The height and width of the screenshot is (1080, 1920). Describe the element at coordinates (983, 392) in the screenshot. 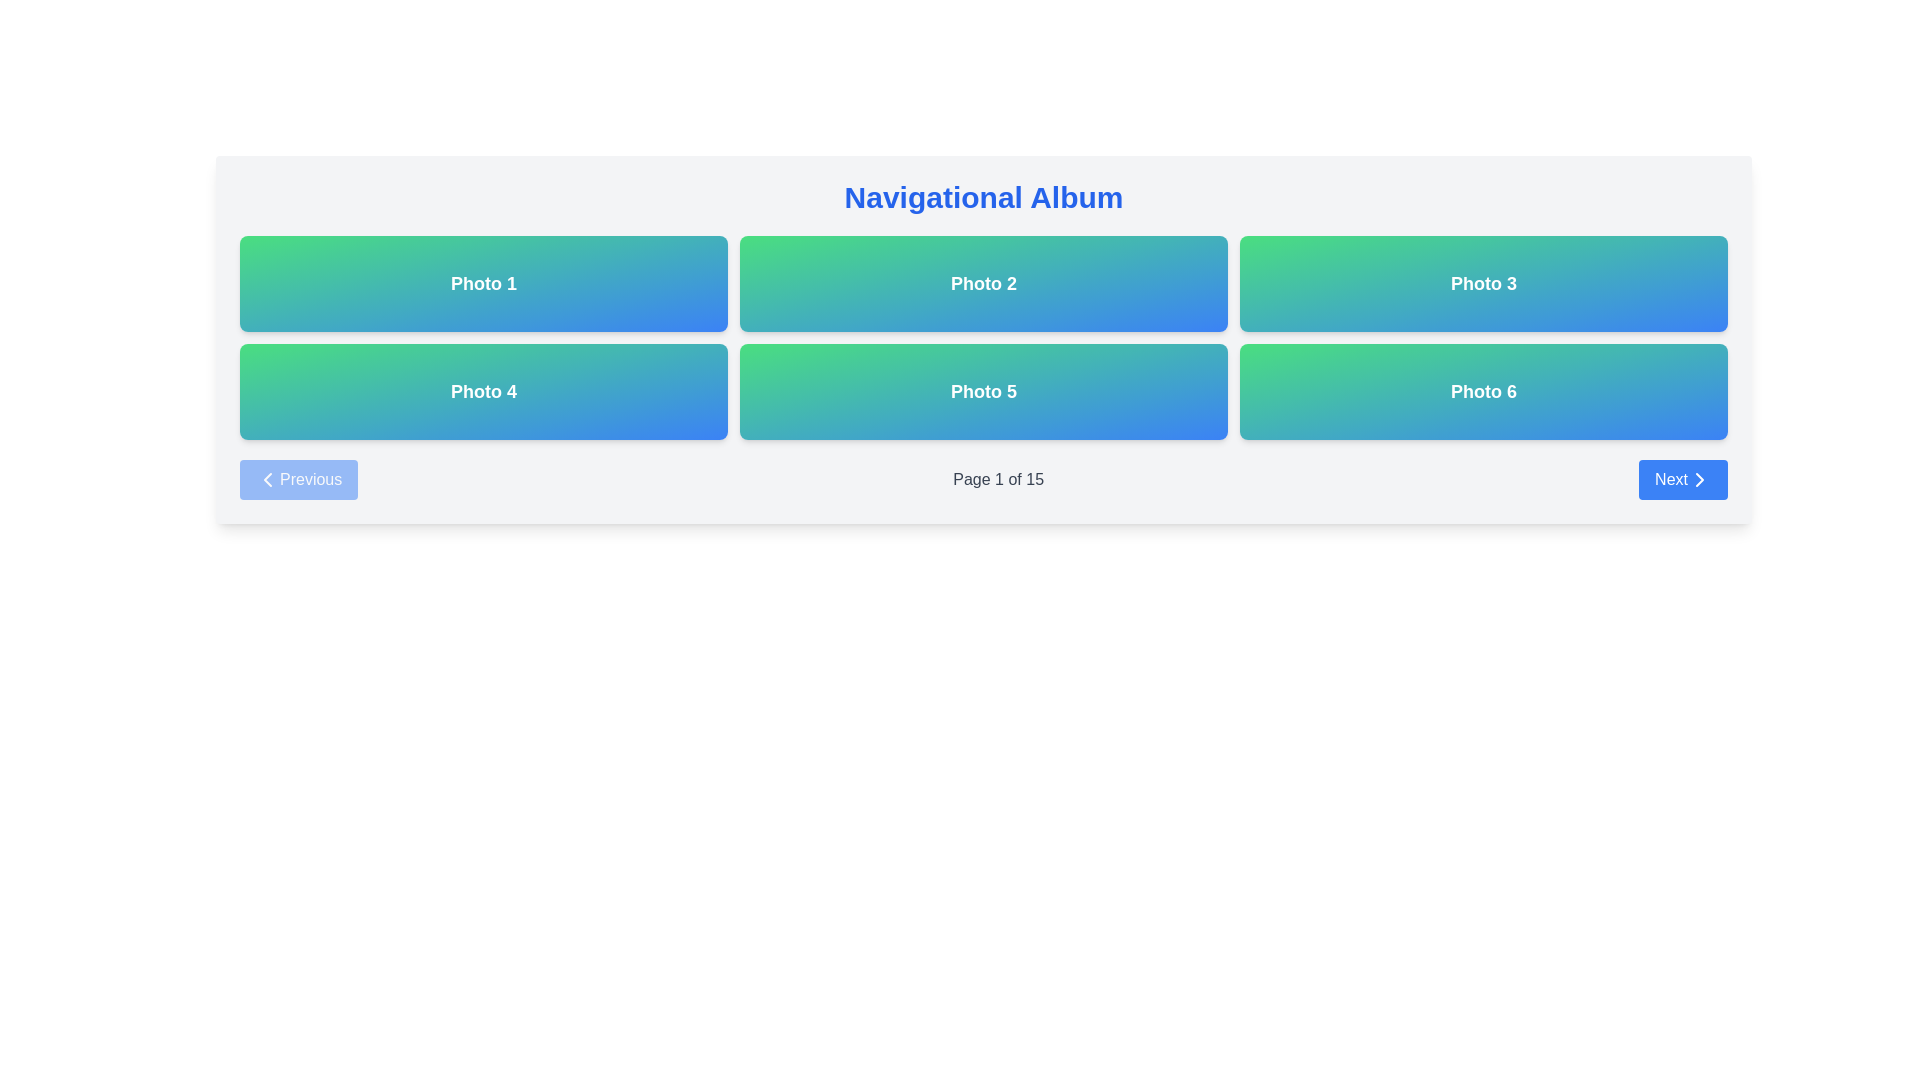

I see `the display card representing 'Photo 5', which is located in the second row, second column of the grid layout` at that location.